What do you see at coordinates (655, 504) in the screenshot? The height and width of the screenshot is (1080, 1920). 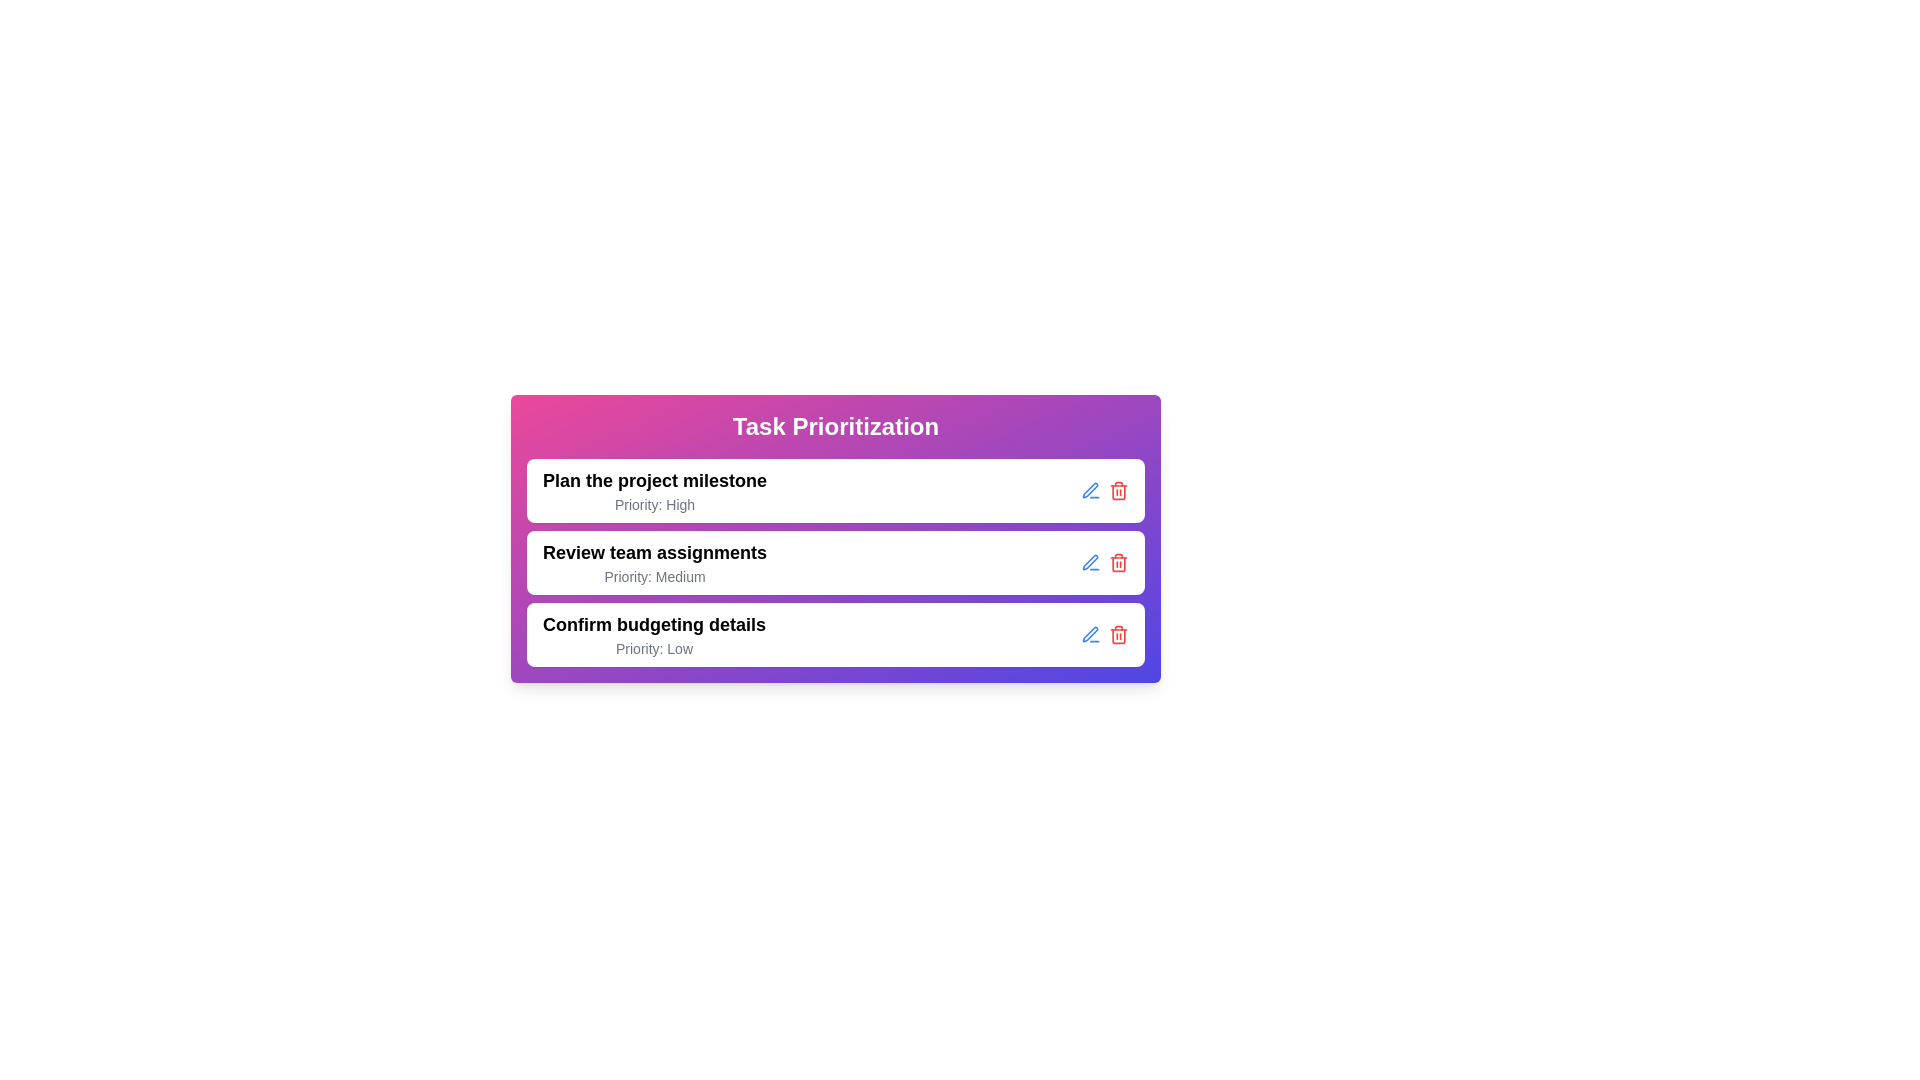 I see `the text label displaying 'Priority: High' which is styled in a small gray font, located beneath 'Plan the project milestone' in a task item card layout` at bounding box center [655, 504].